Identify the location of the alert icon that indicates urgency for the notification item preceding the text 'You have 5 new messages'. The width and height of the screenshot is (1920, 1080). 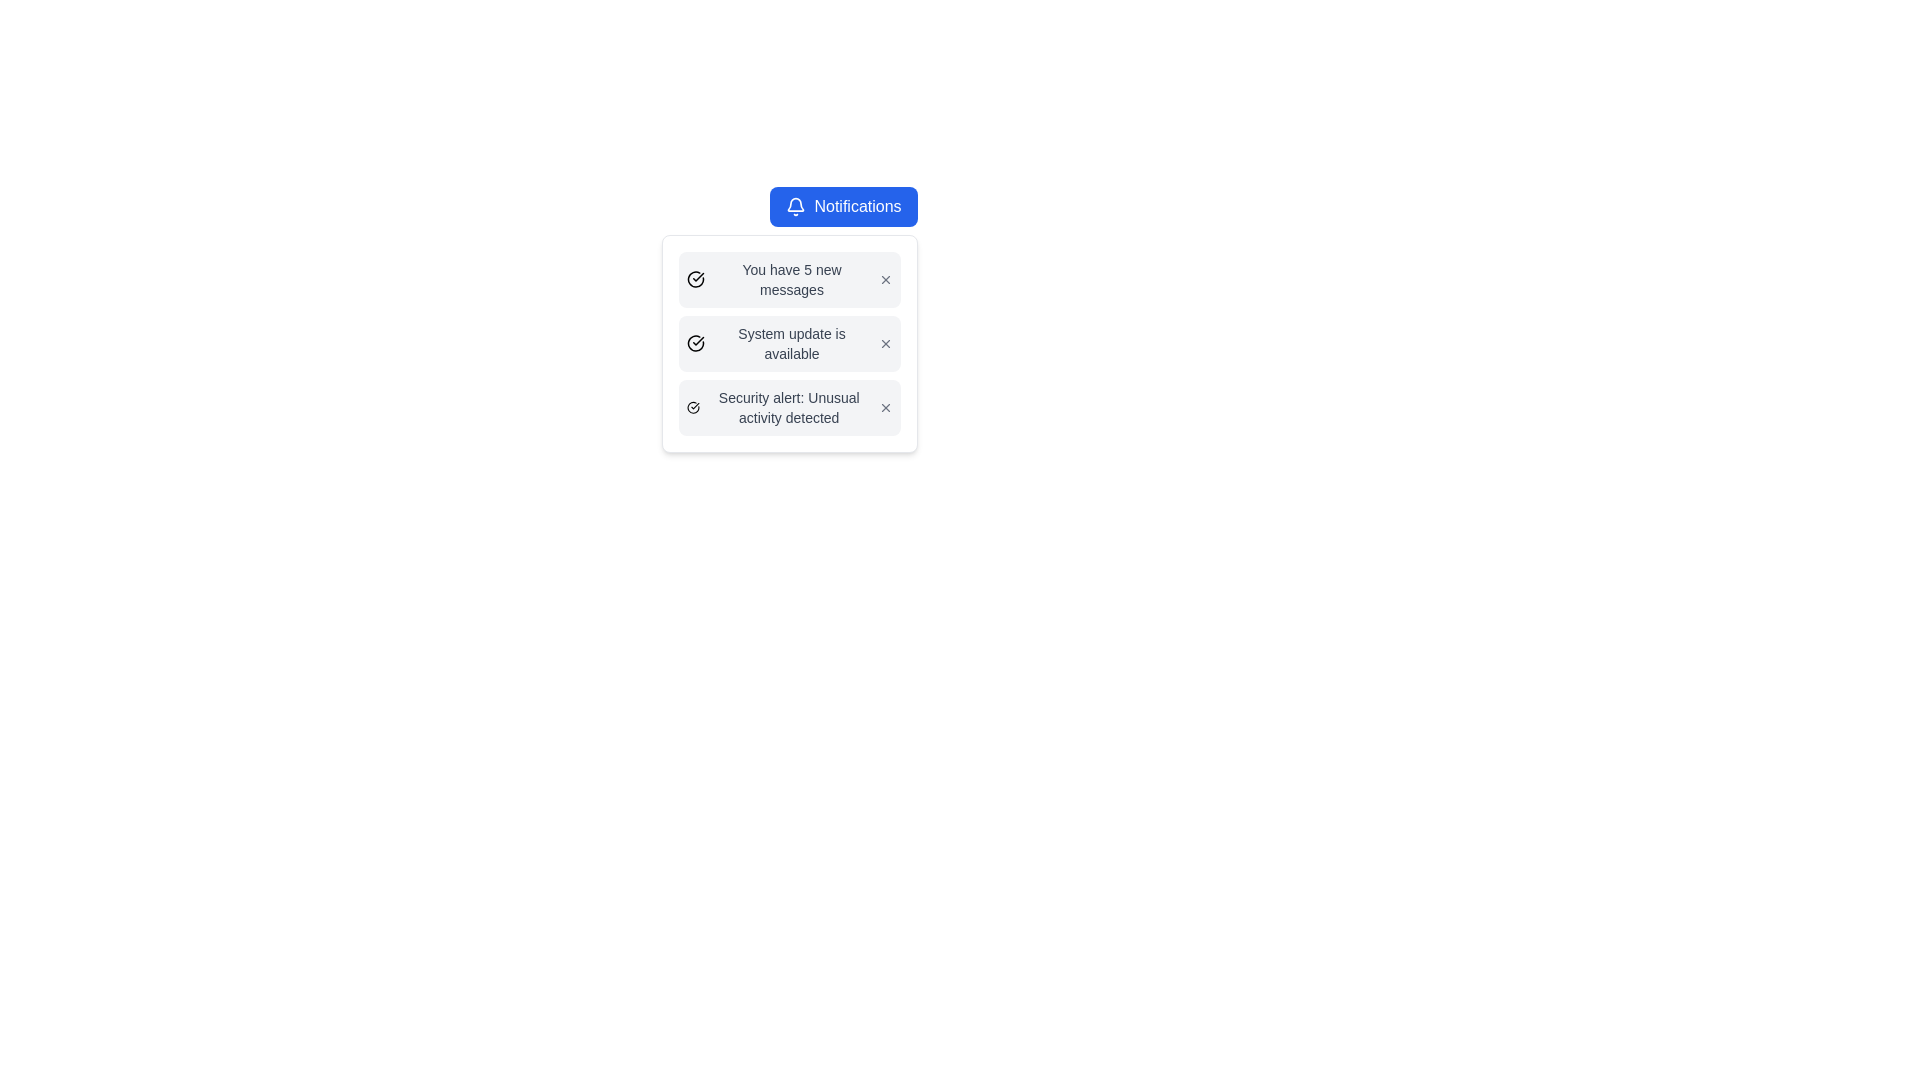
(696, 280).